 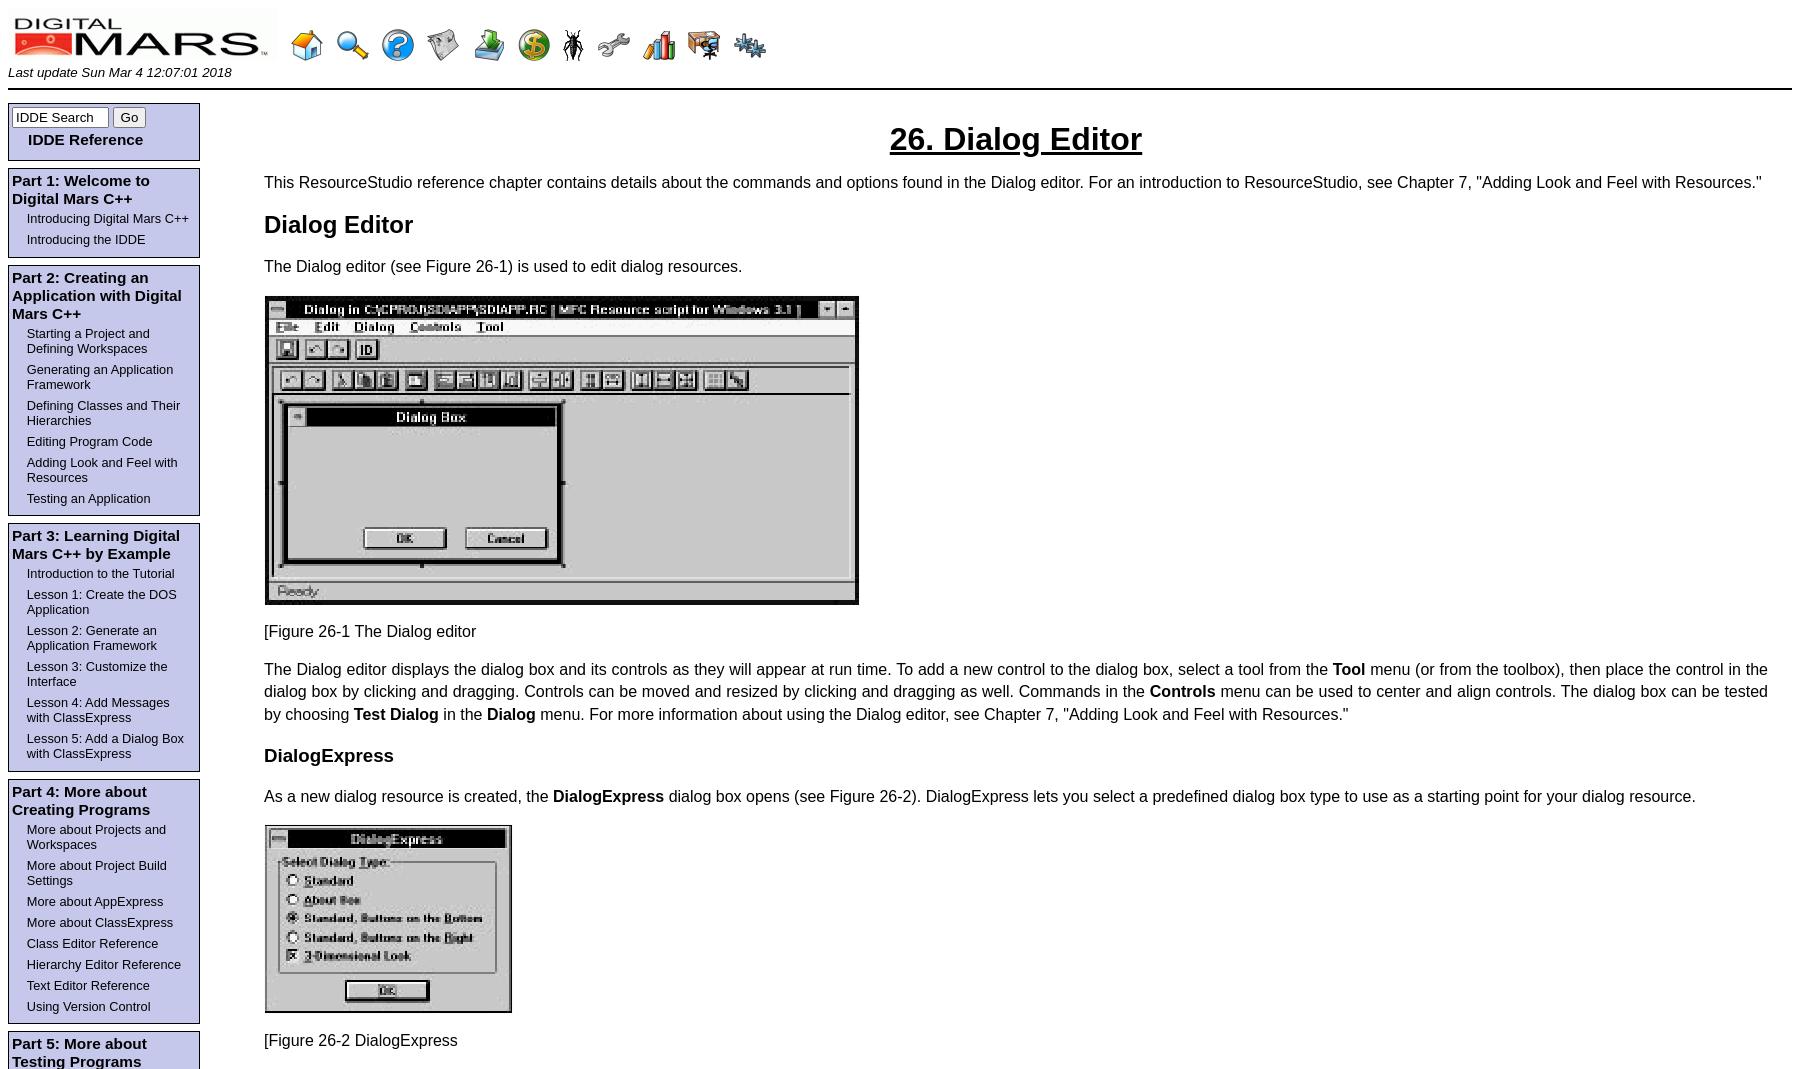 I want to click on 'Lesson 2: Generate an Application Framework', so click(x=24, y=637).